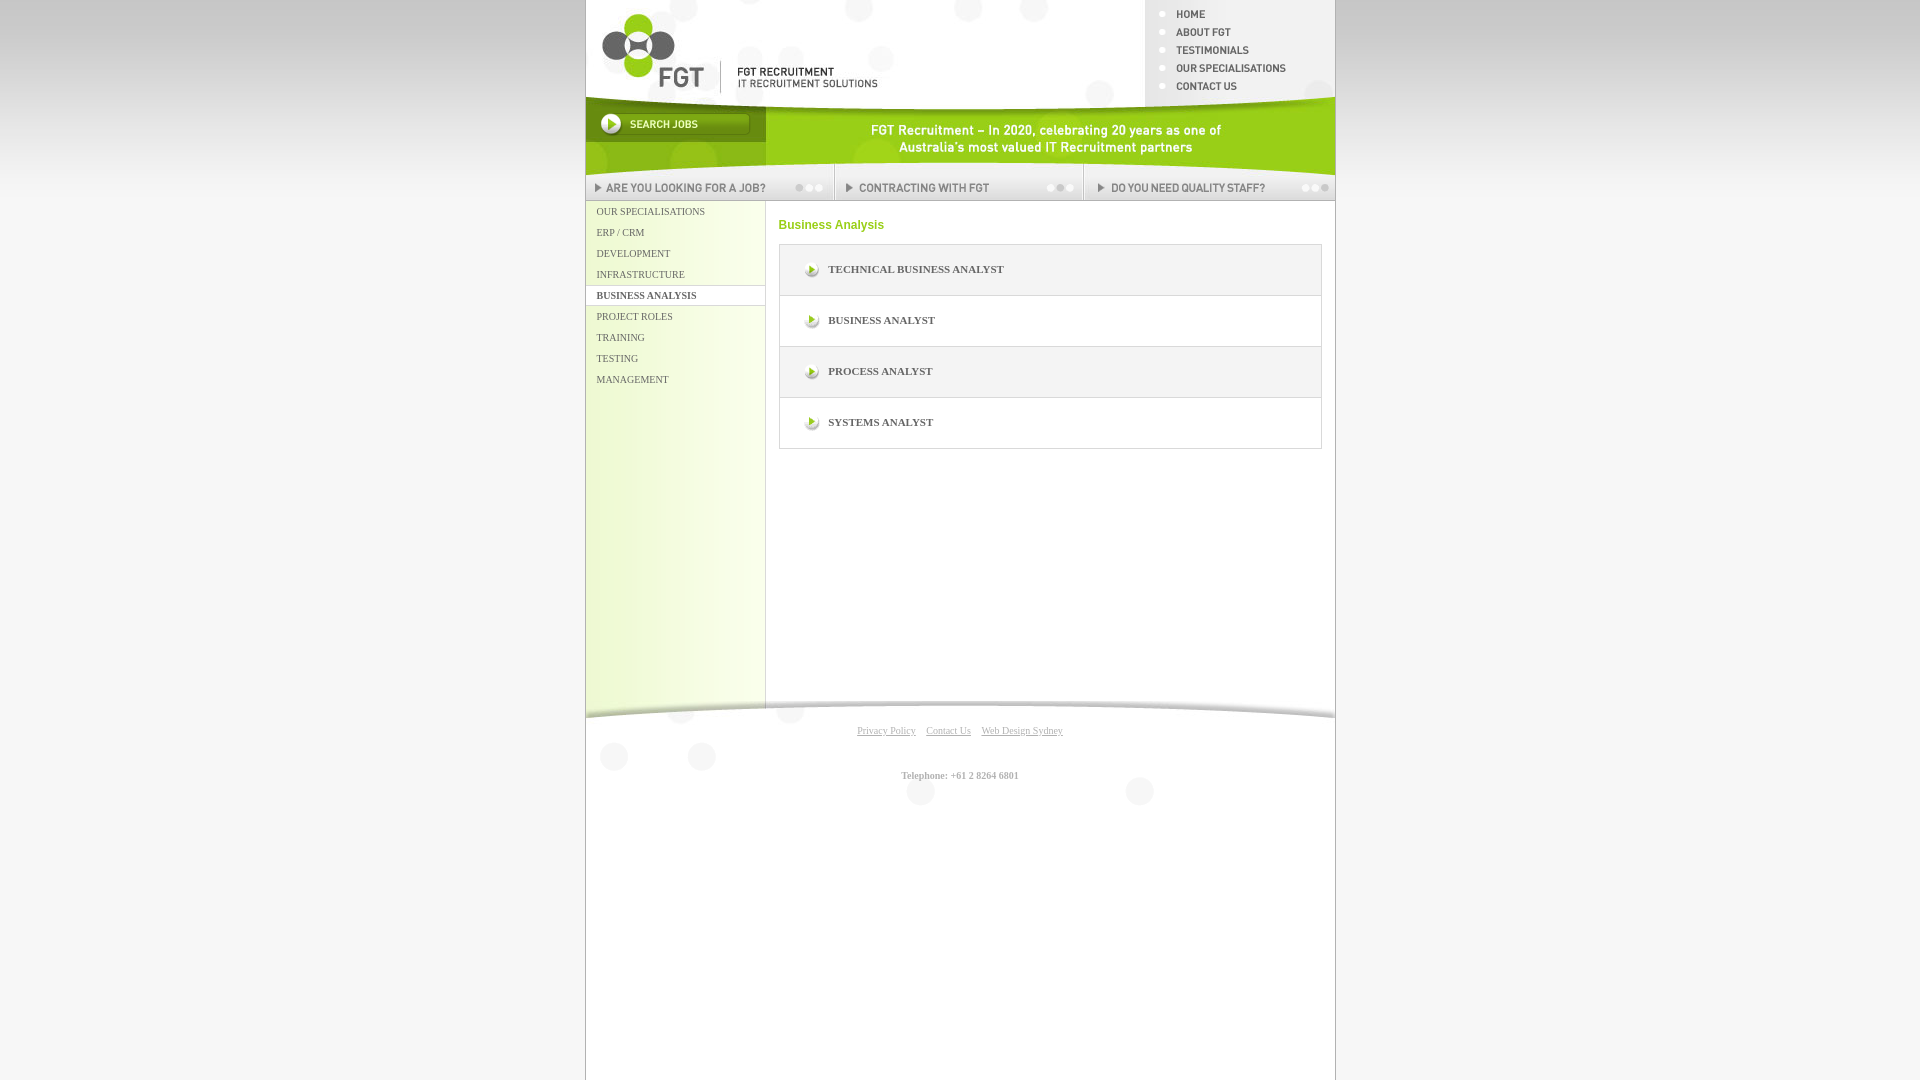 This screenshot has width=1920, height=1080. I want to click on 'HOME', so click(1237, 19).